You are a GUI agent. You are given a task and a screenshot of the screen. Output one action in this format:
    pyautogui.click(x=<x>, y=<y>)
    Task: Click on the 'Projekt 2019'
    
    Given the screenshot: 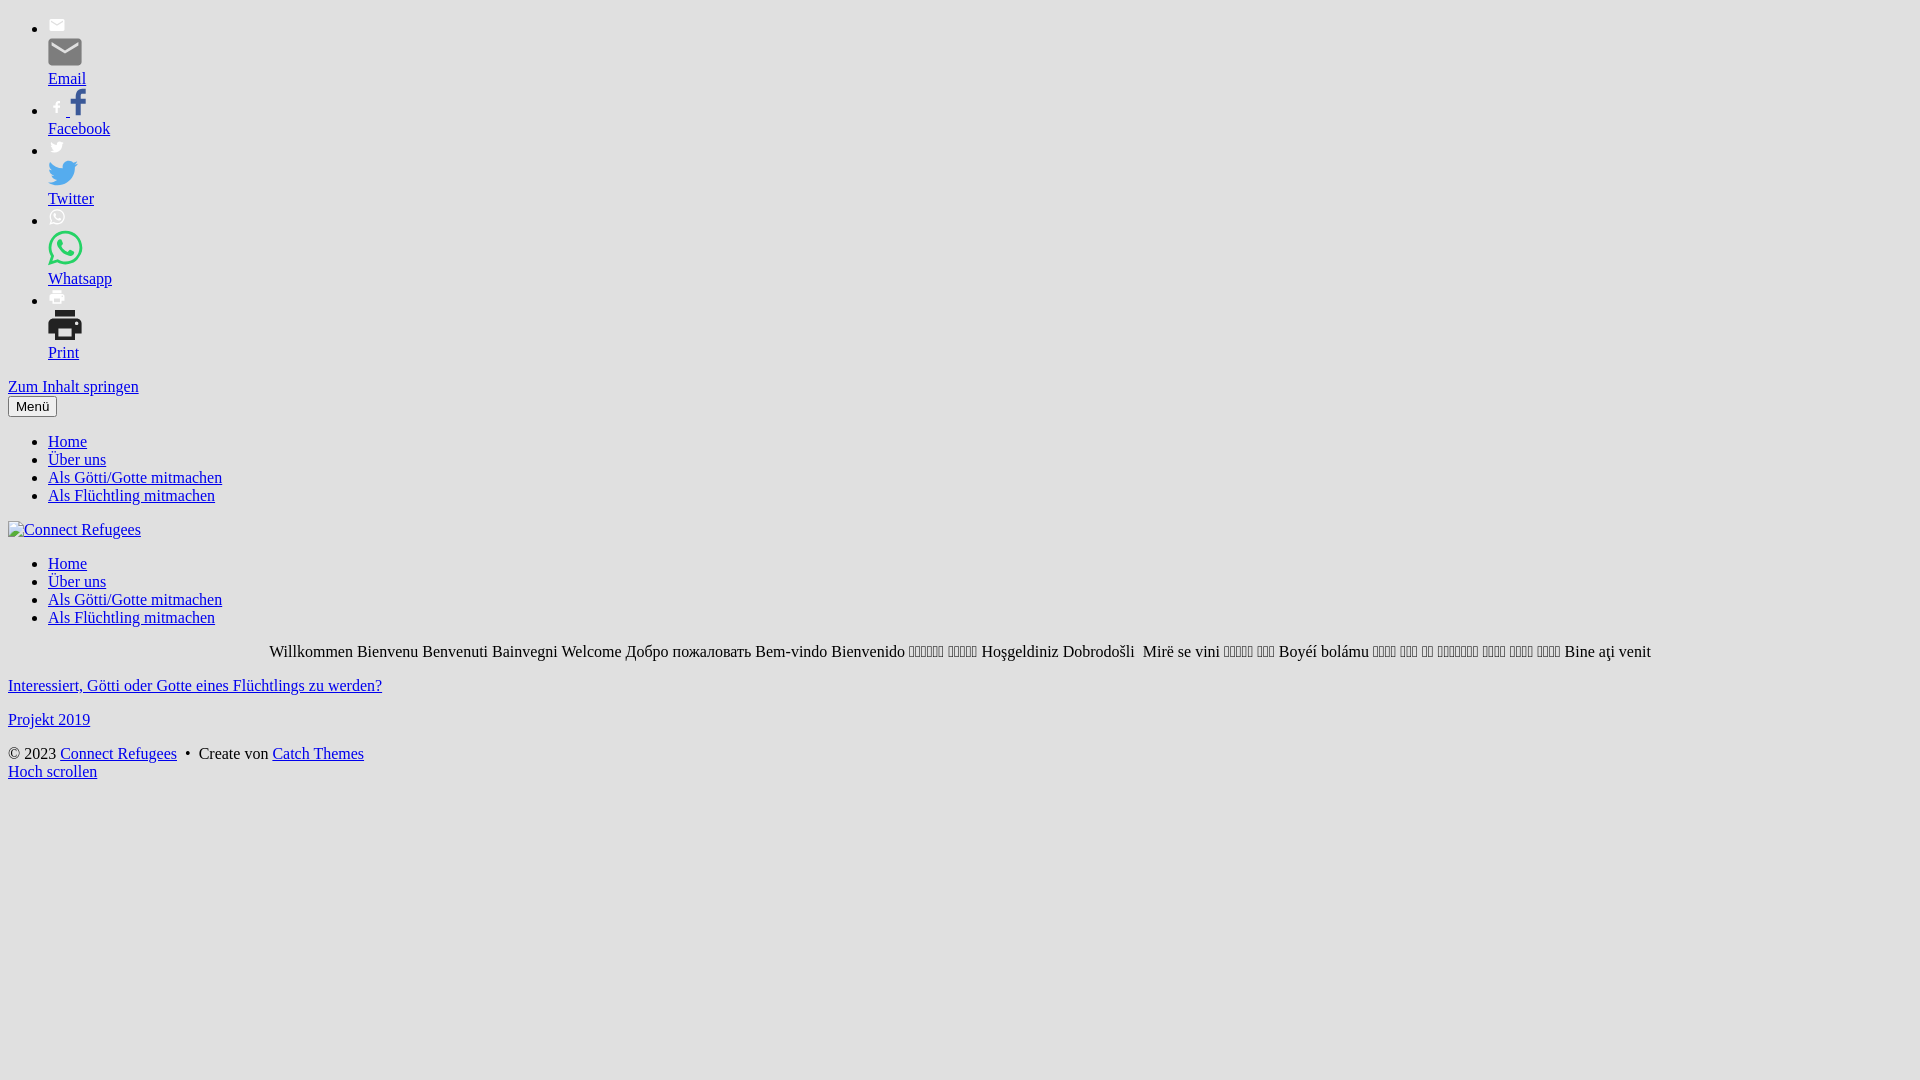 What is the action you would take?
    pyautogui.click(x=48, y=718)
    